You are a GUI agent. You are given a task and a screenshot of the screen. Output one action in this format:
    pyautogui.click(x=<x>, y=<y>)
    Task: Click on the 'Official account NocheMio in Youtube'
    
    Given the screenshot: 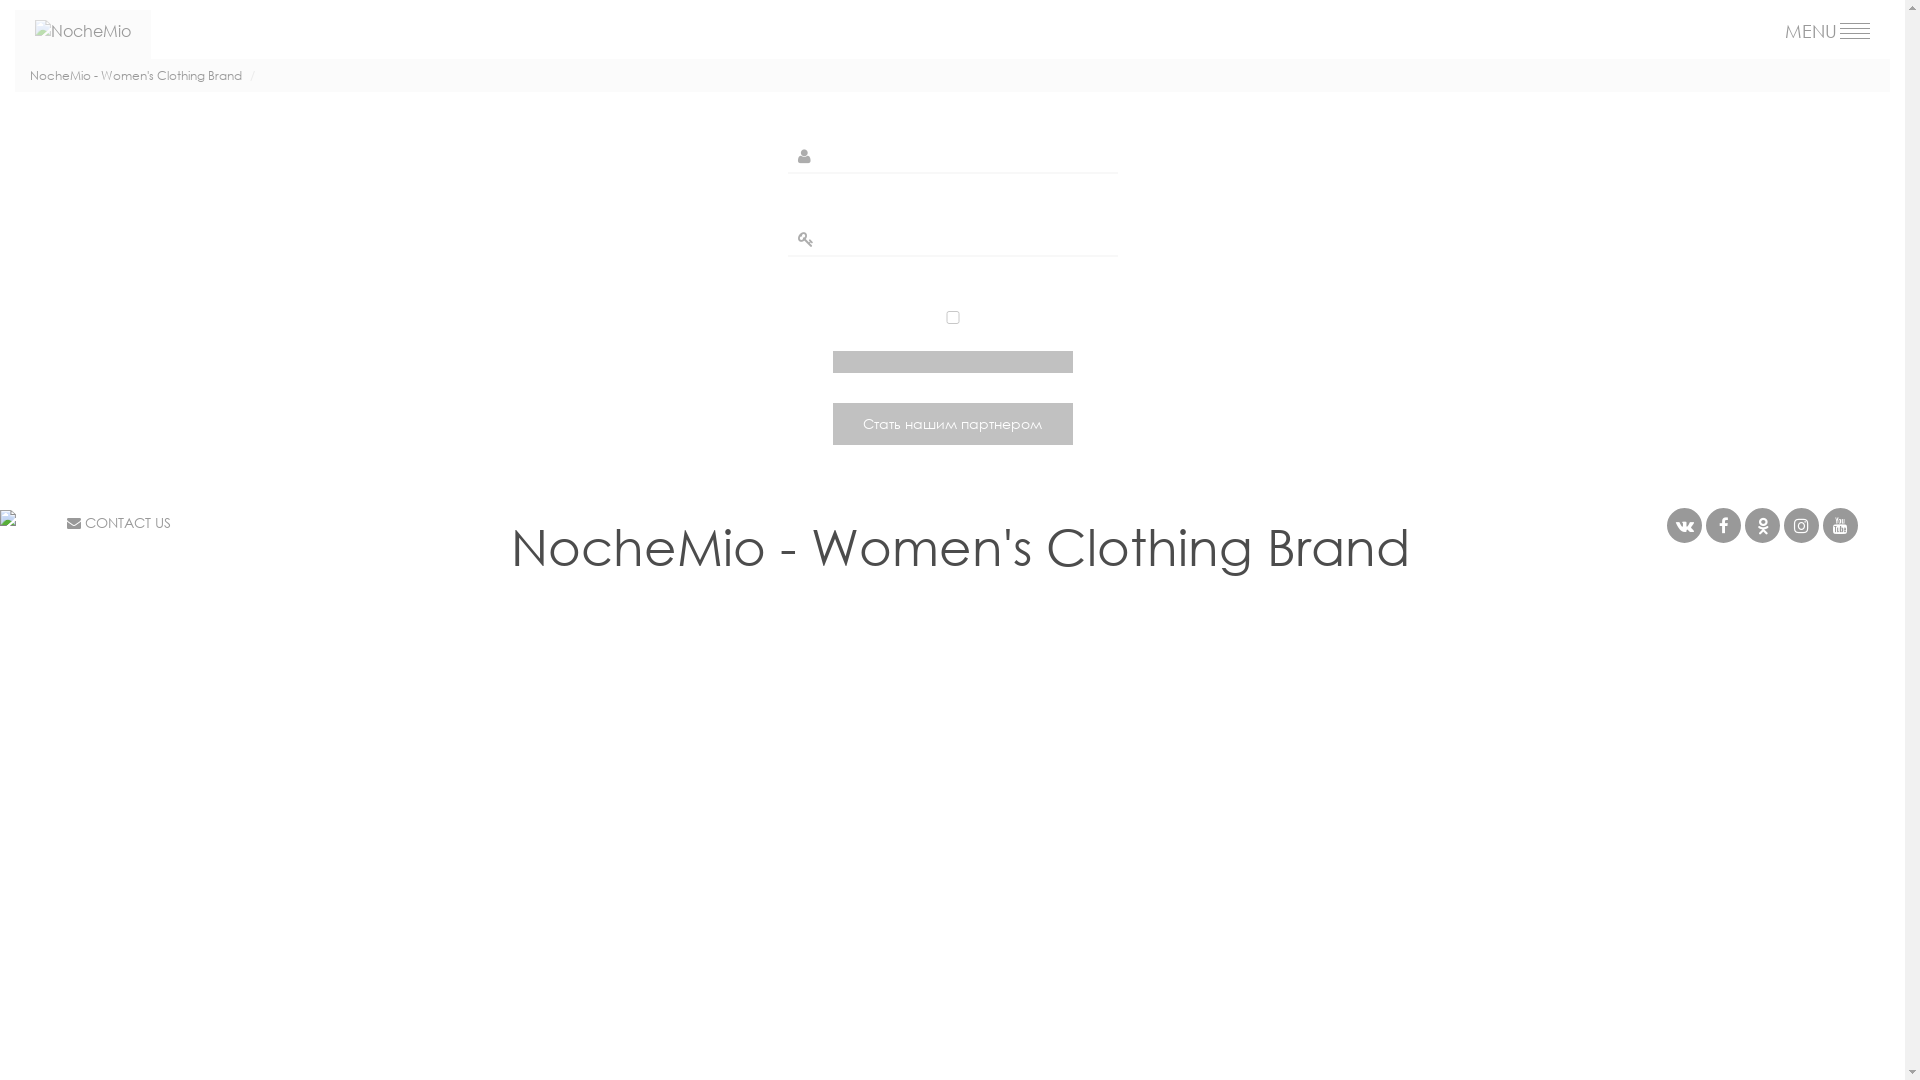 What is the action you would take?
    pyautogui.click(x=1840, y=524)
    